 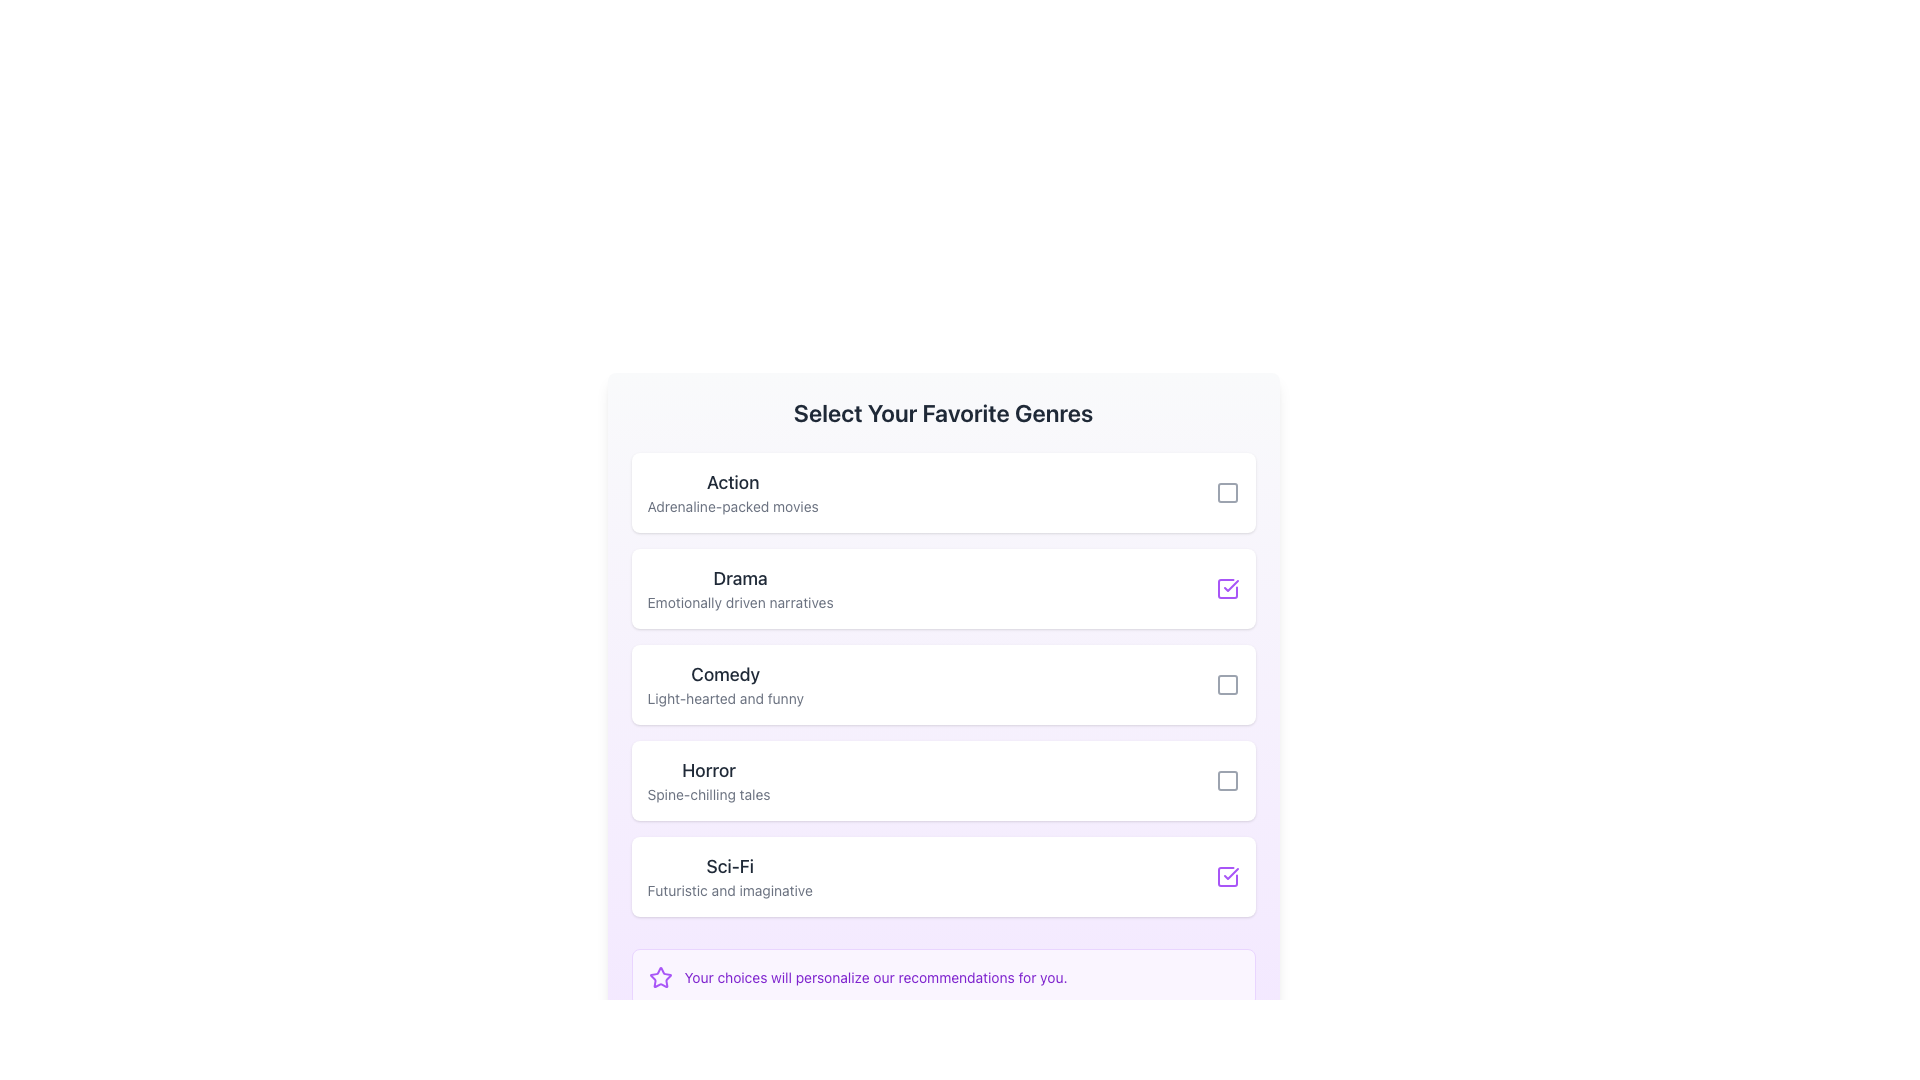 What do you see at coordinates (729, 866) in the screenshot?
I see `the 'Sci-Fi' label, which is the fifth item in the vertical list of genres, styled in bold dark gray font and positioned between 'Horror' and its description 'Futuristic and imaginative'` at bounding box center [729, 866].